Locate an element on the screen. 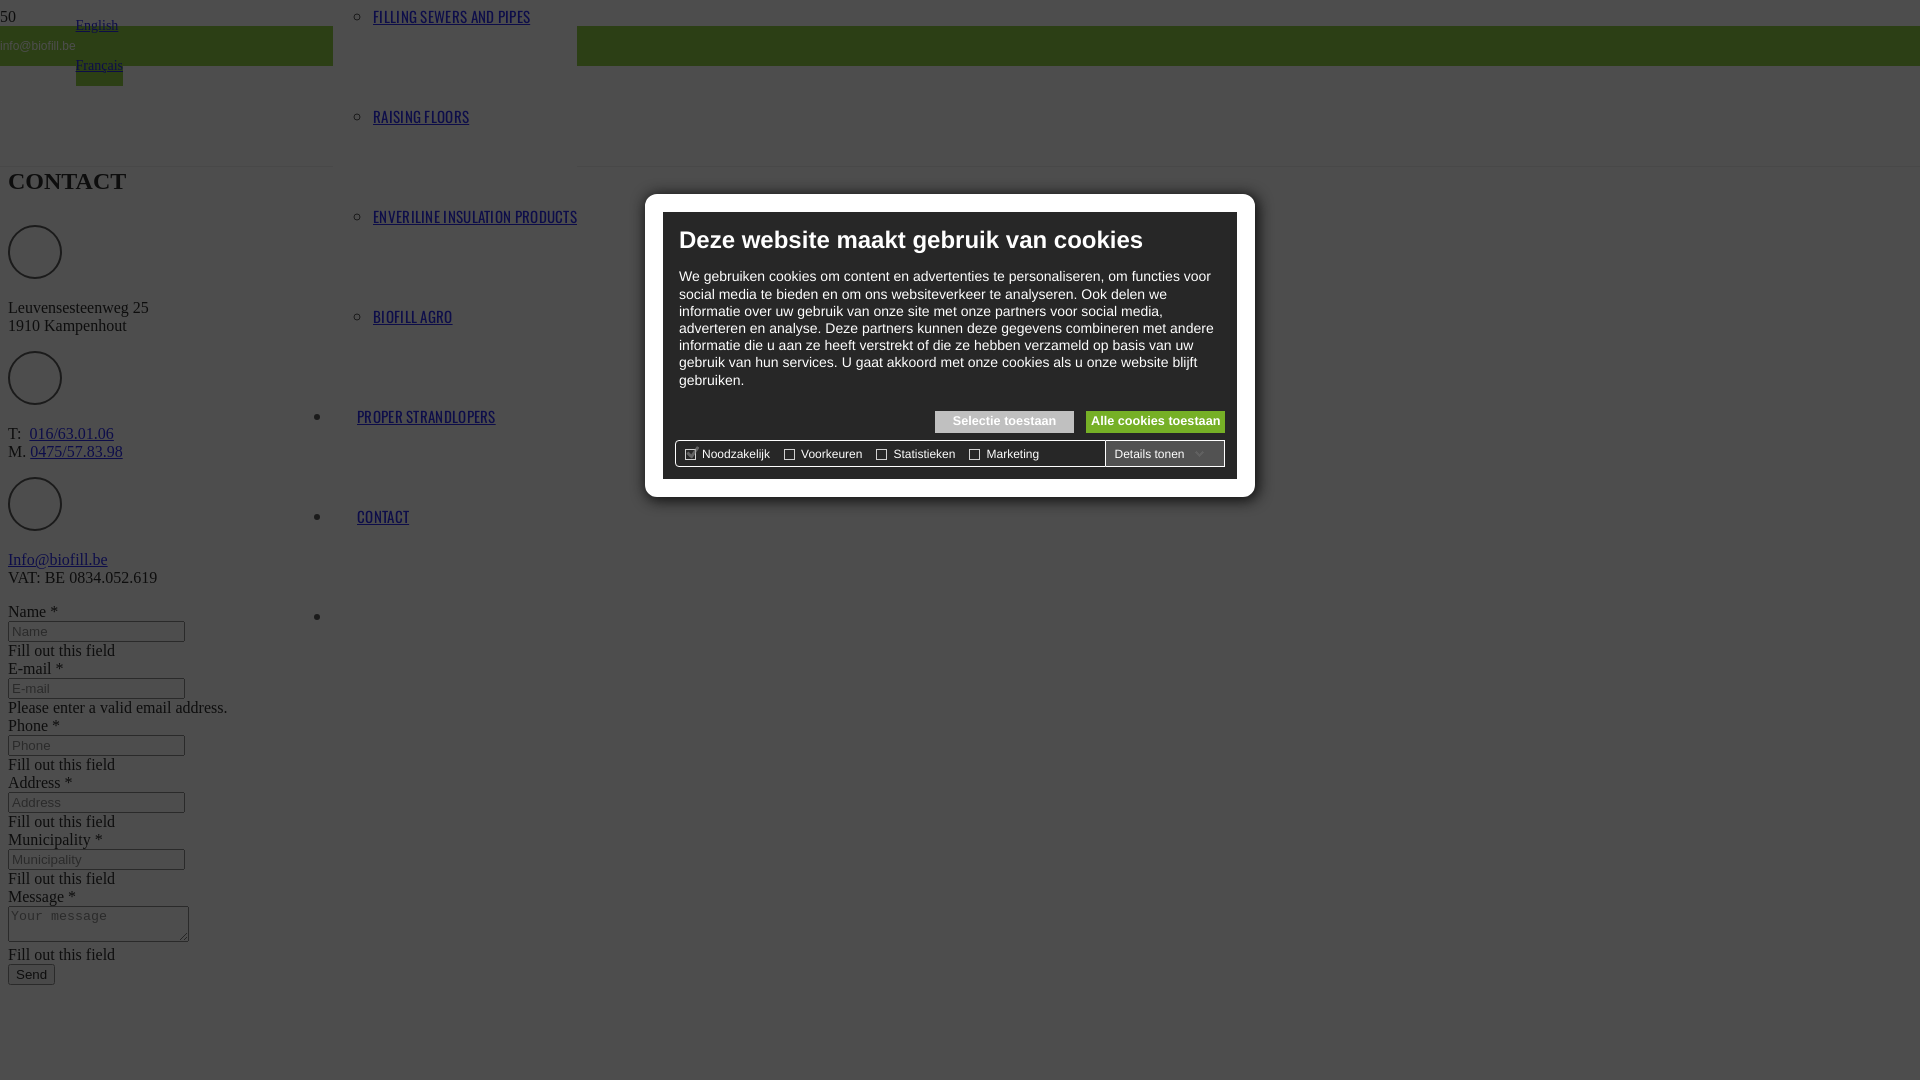 Image resolution: width=1920 pixels, height=1080 pixels. 'Alle cookies toestaan' is located at coordinates (1155, 420).